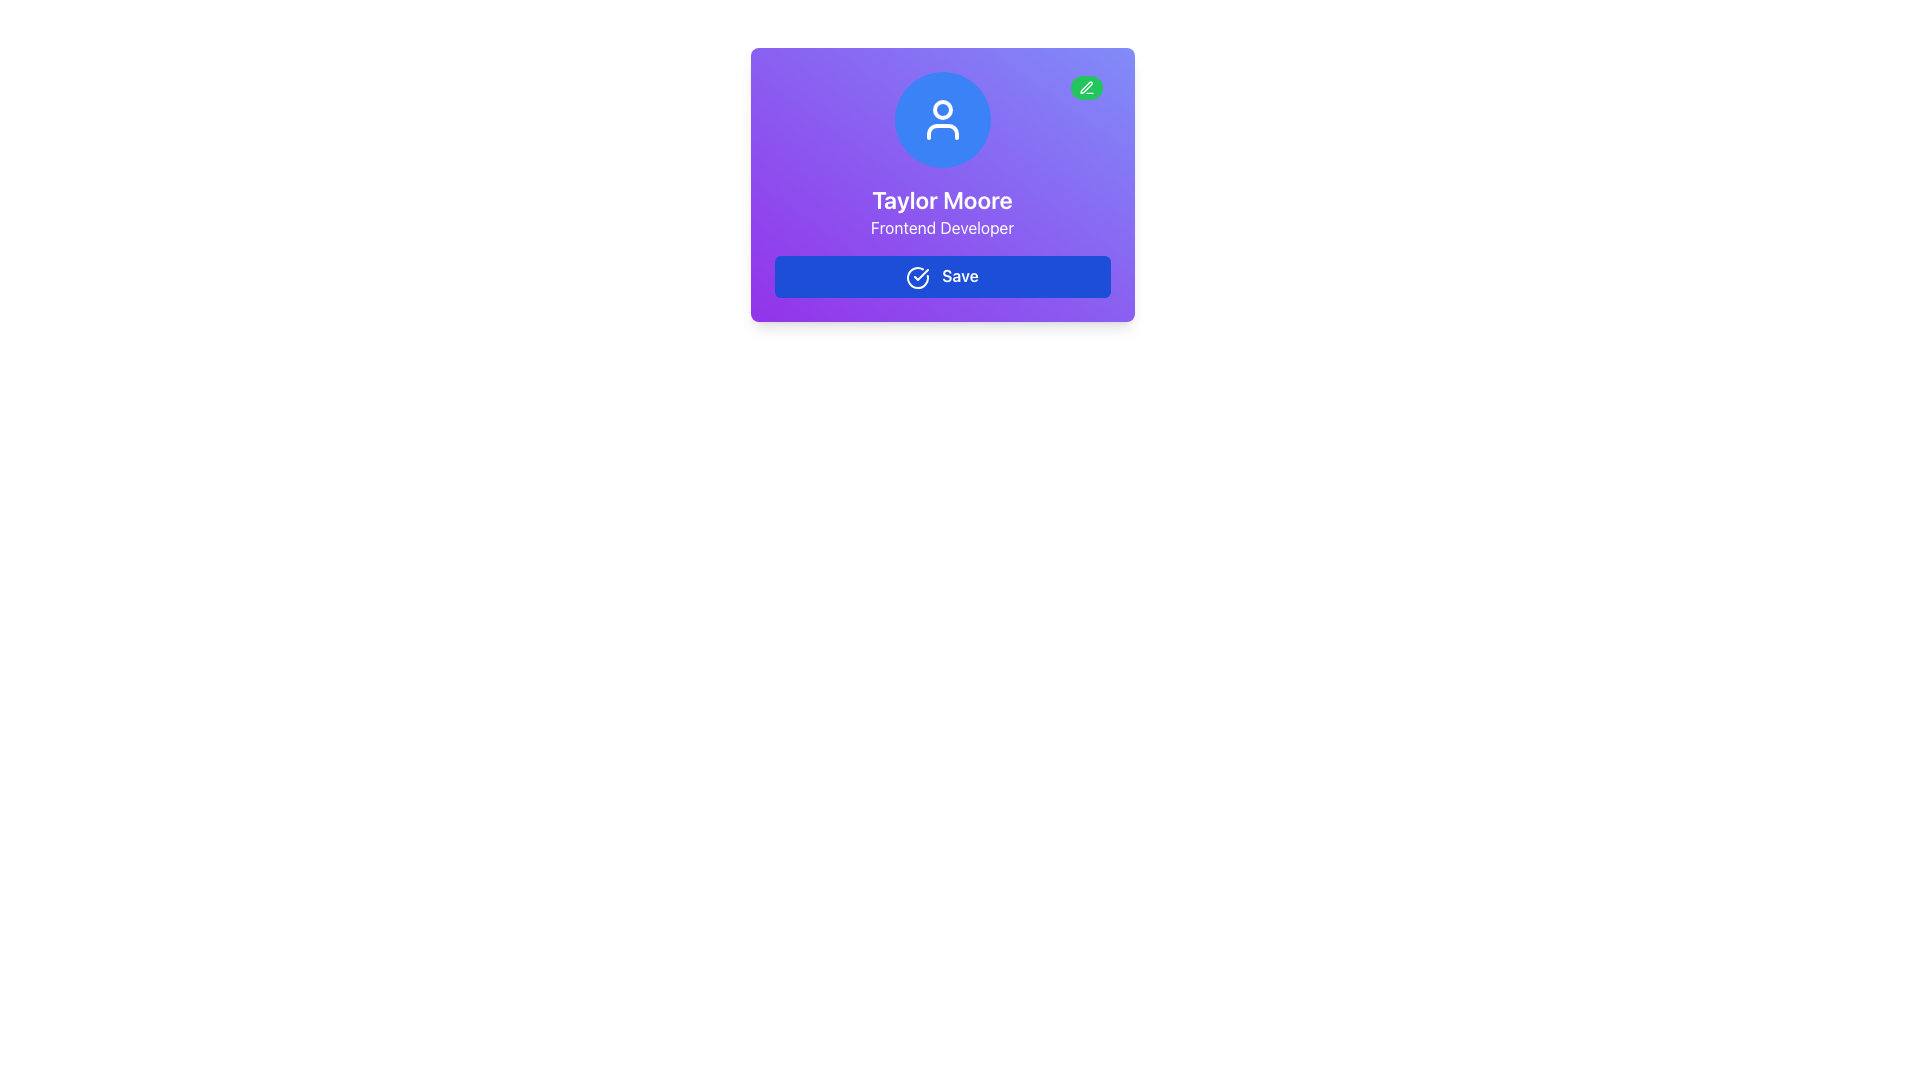  What do you see at coordinates (917, 277) in the screenshot?
I see `the check mark icon within a circle, styled in blue and white, located to the left of the 'Save' text on a blue button at the bottom of a user information card` at bounding box center [917, 277].